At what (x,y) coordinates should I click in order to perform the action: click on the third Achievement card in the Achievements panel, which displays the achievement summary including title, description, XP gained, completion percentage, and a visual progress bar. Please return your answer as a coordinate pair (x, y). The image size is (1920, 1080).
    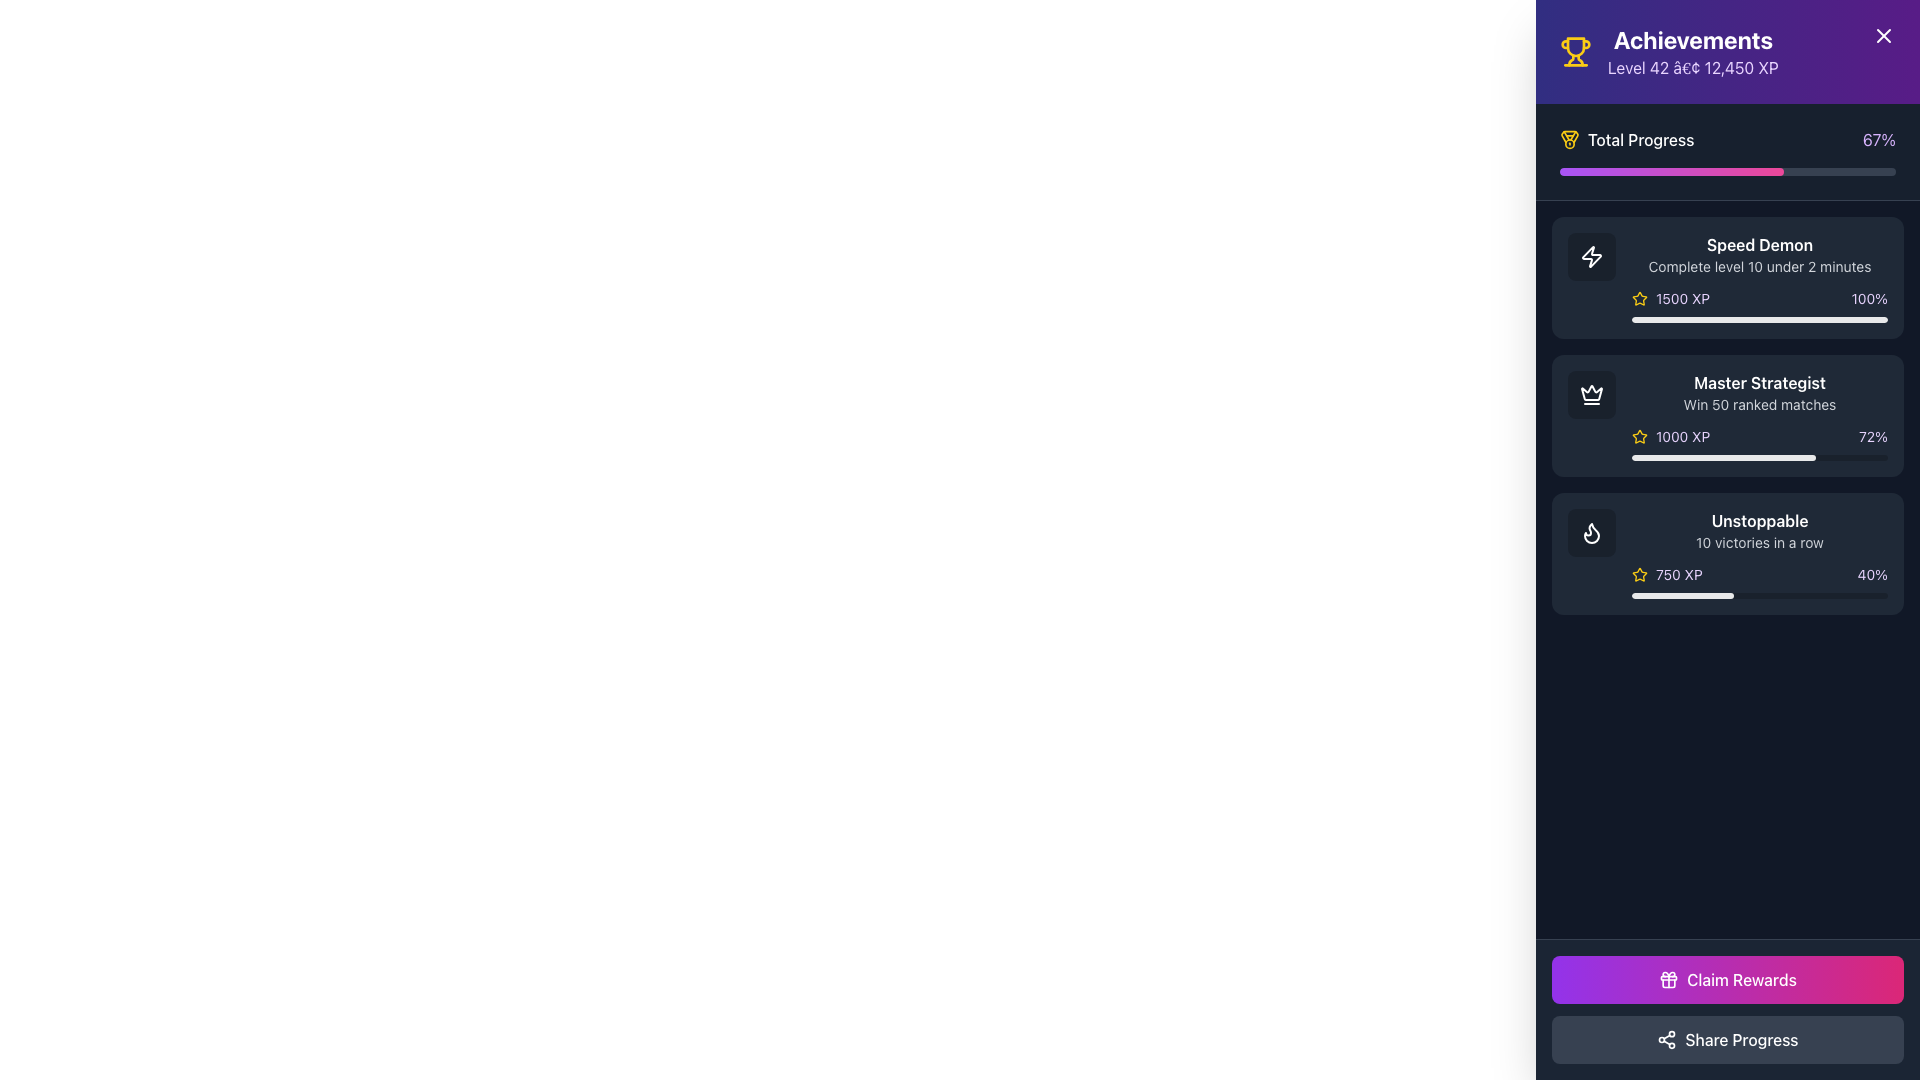
    Looking at the image, I should click on (1727, 554).